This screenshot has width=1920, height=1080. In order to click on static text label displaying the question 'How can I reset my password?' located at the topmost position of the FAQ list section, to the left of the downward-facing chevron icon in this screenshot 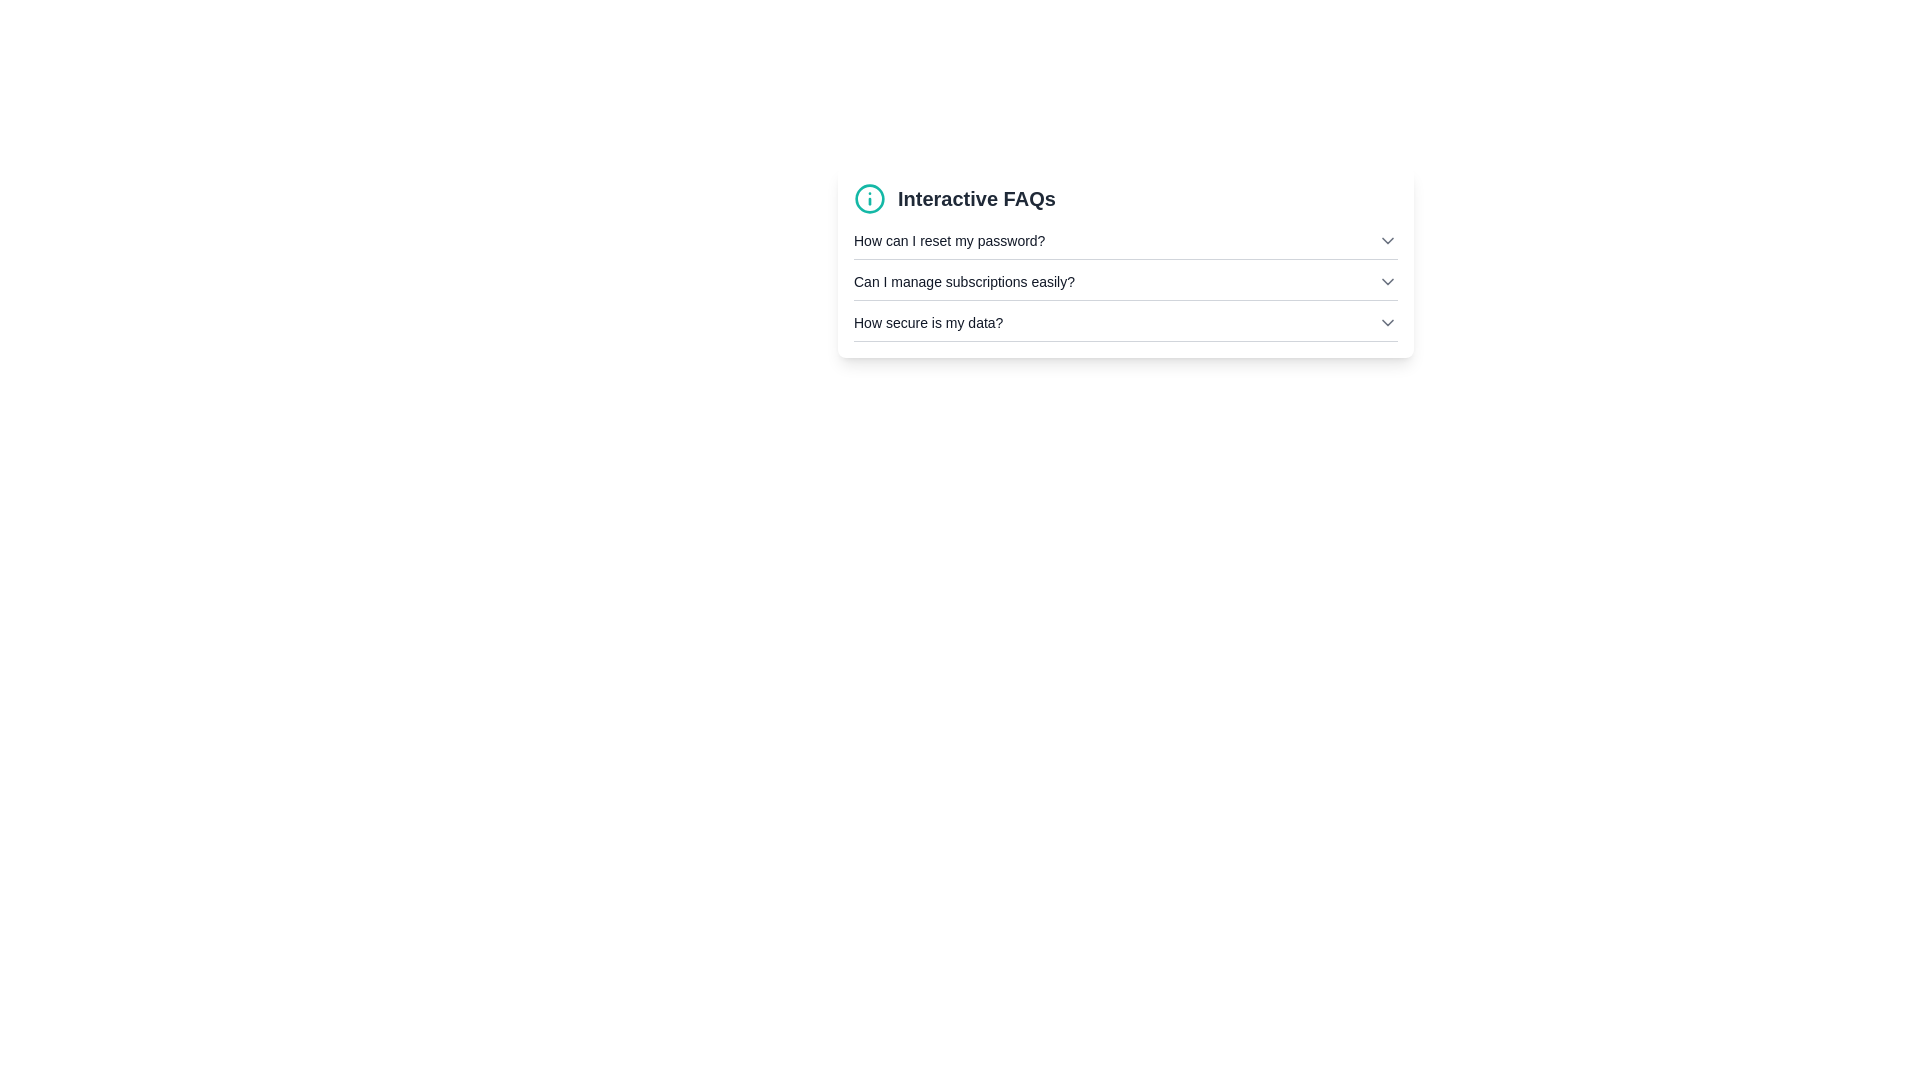, I will do `click(948, 239)`.